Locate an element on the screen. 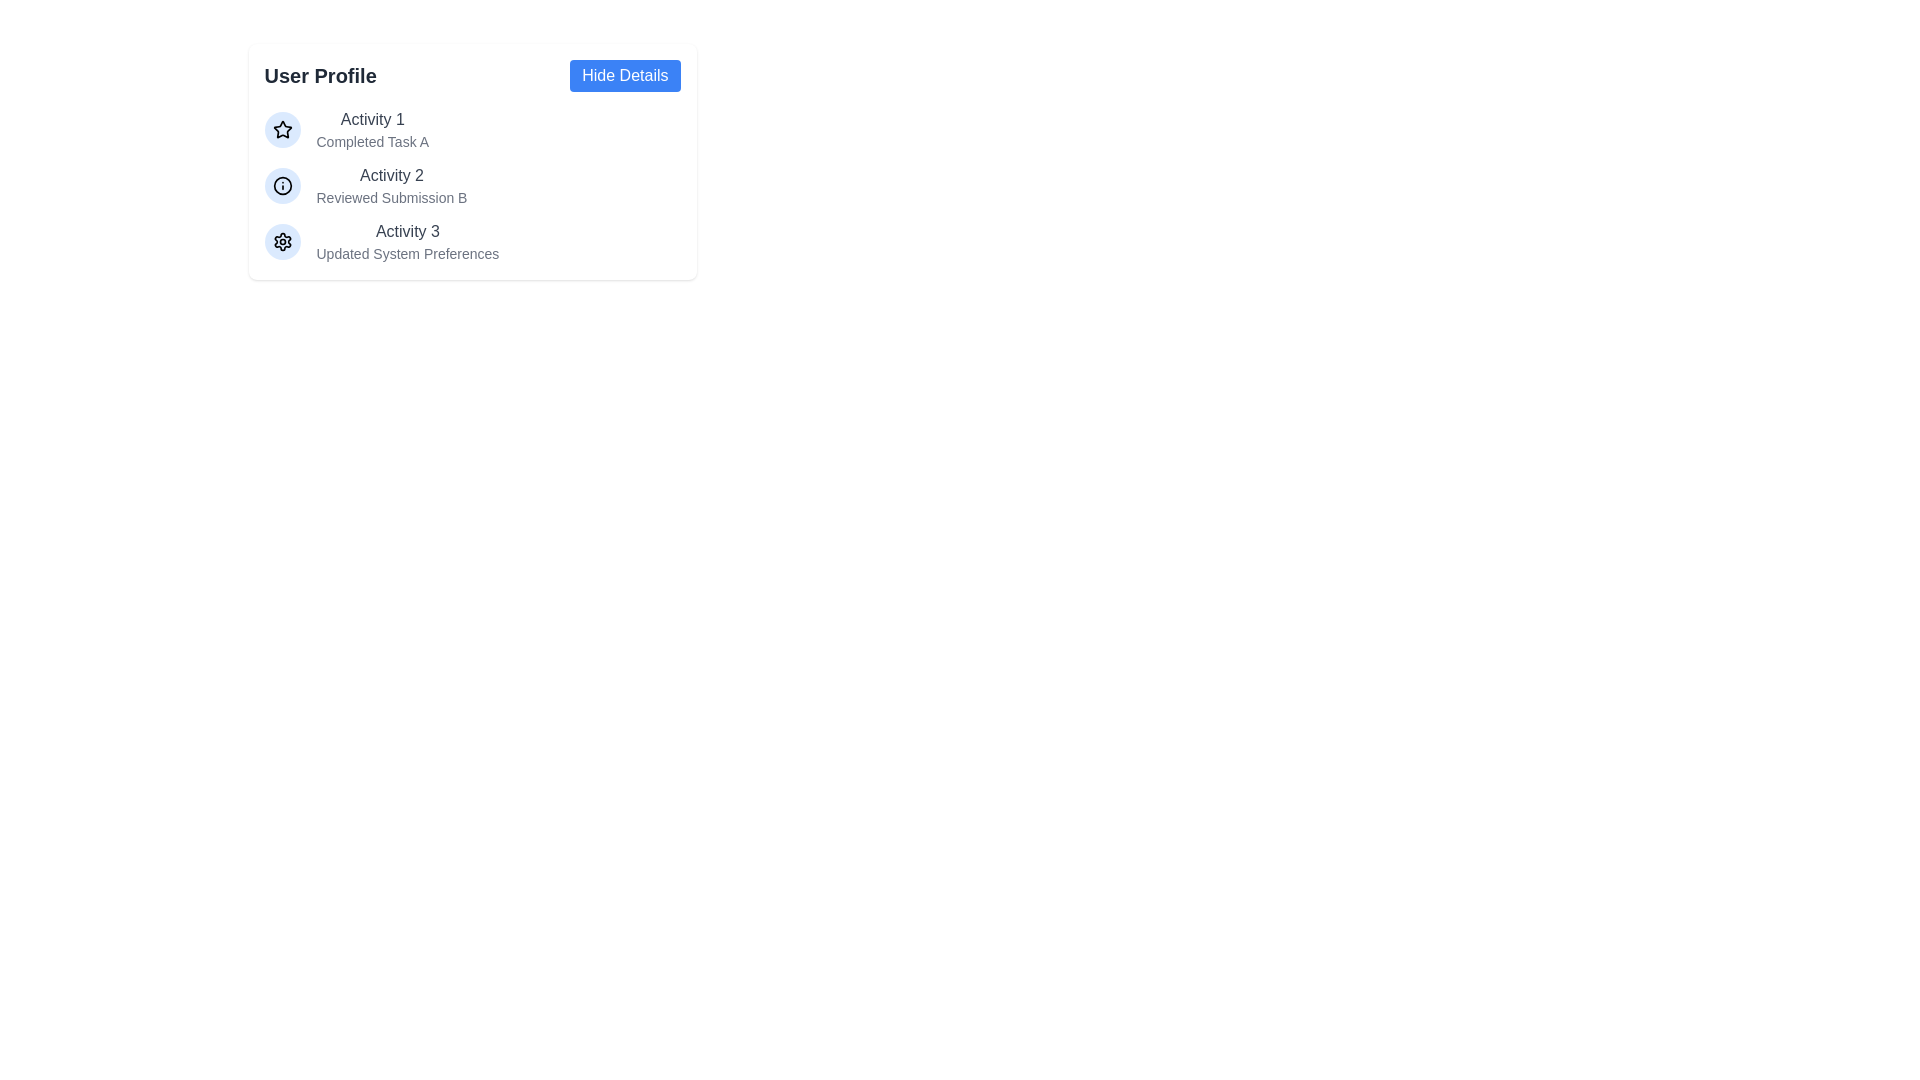 This screenshot has height=1080, width=1920. the settings gear icon button with a light blue background that decoratively represents the concept of 'Activity 3' is located at coordinates (281, 241).